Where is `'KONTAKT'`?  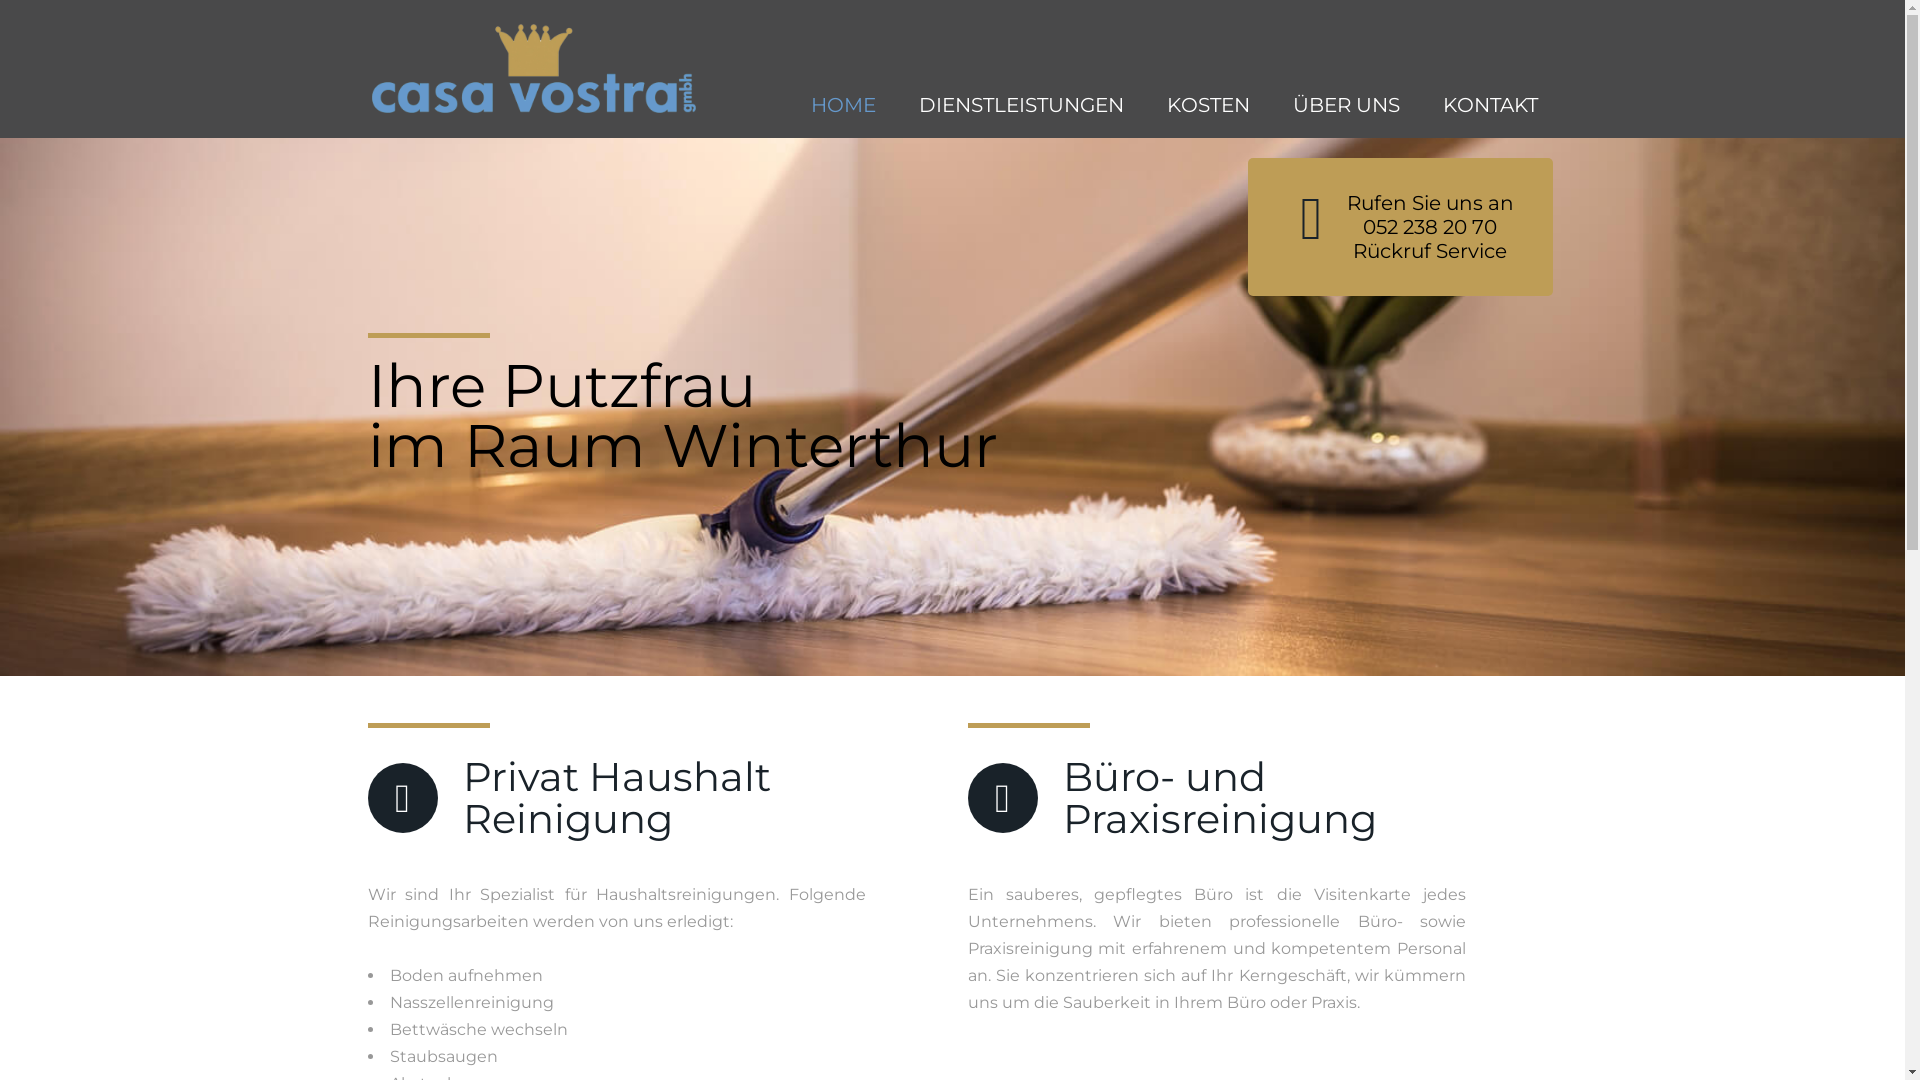
'KONTAKT' is located at coordinates (1489, 105).